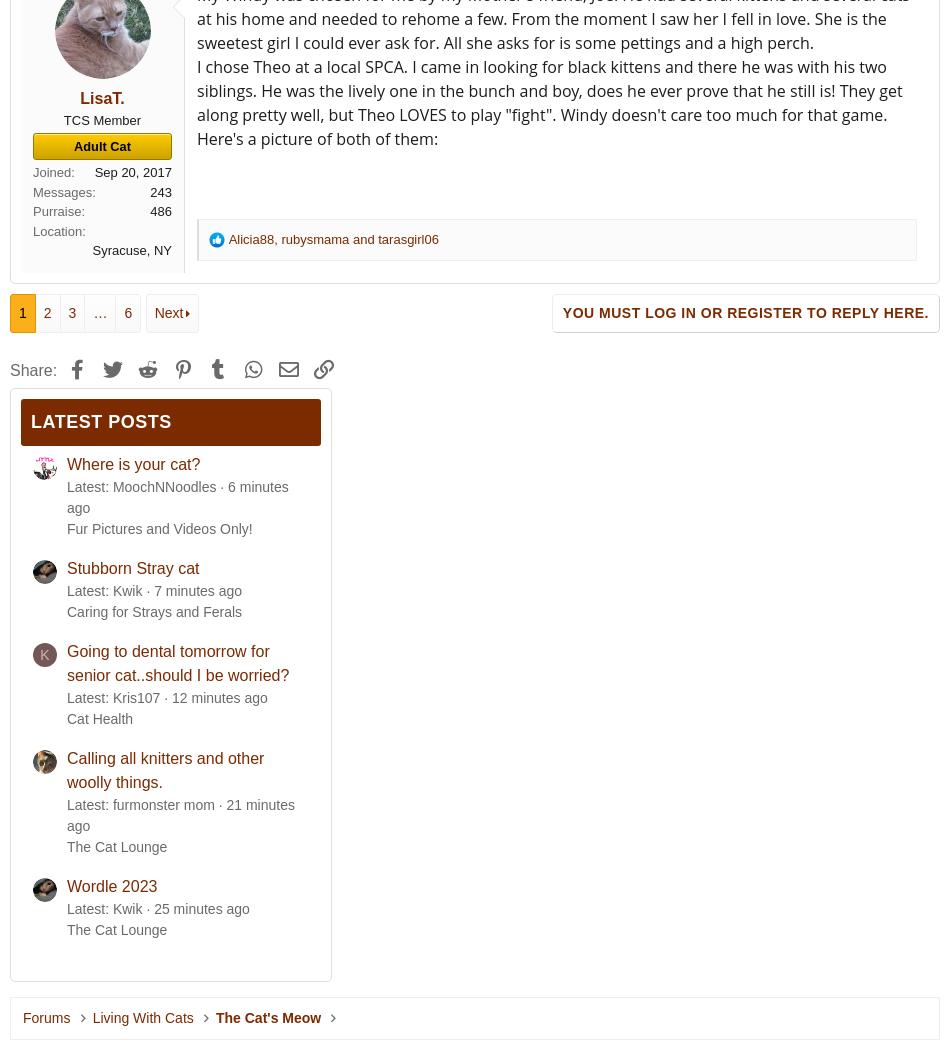 Image resolution: width=950 pixels, height=1047 pixels. I want to click on '13 minutes ago', so click(219, 697).